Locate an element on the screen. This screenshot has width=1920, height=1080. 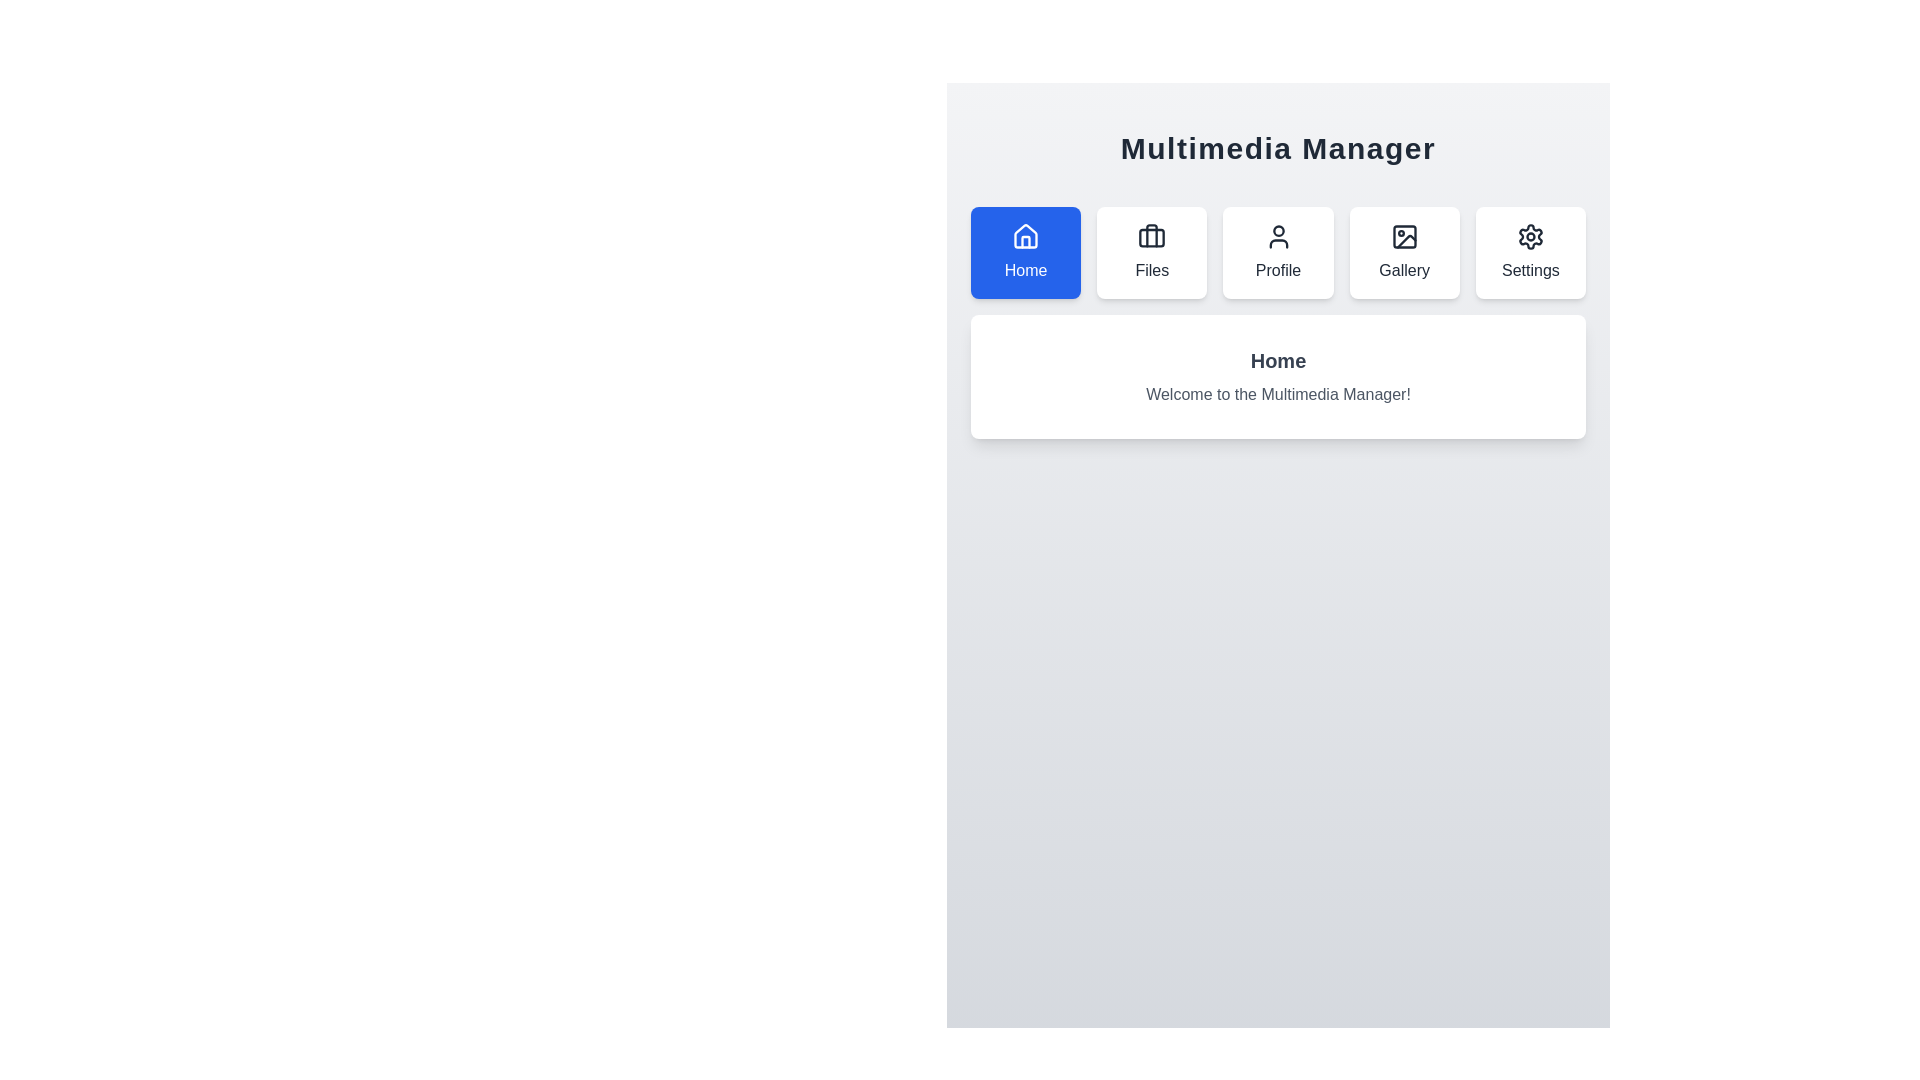
the 'Profile' button, which is the third button from the left in a horizontal row of five buttons, located below the 'Multimedia Manager' heading is located at coordinates (1277, 252).